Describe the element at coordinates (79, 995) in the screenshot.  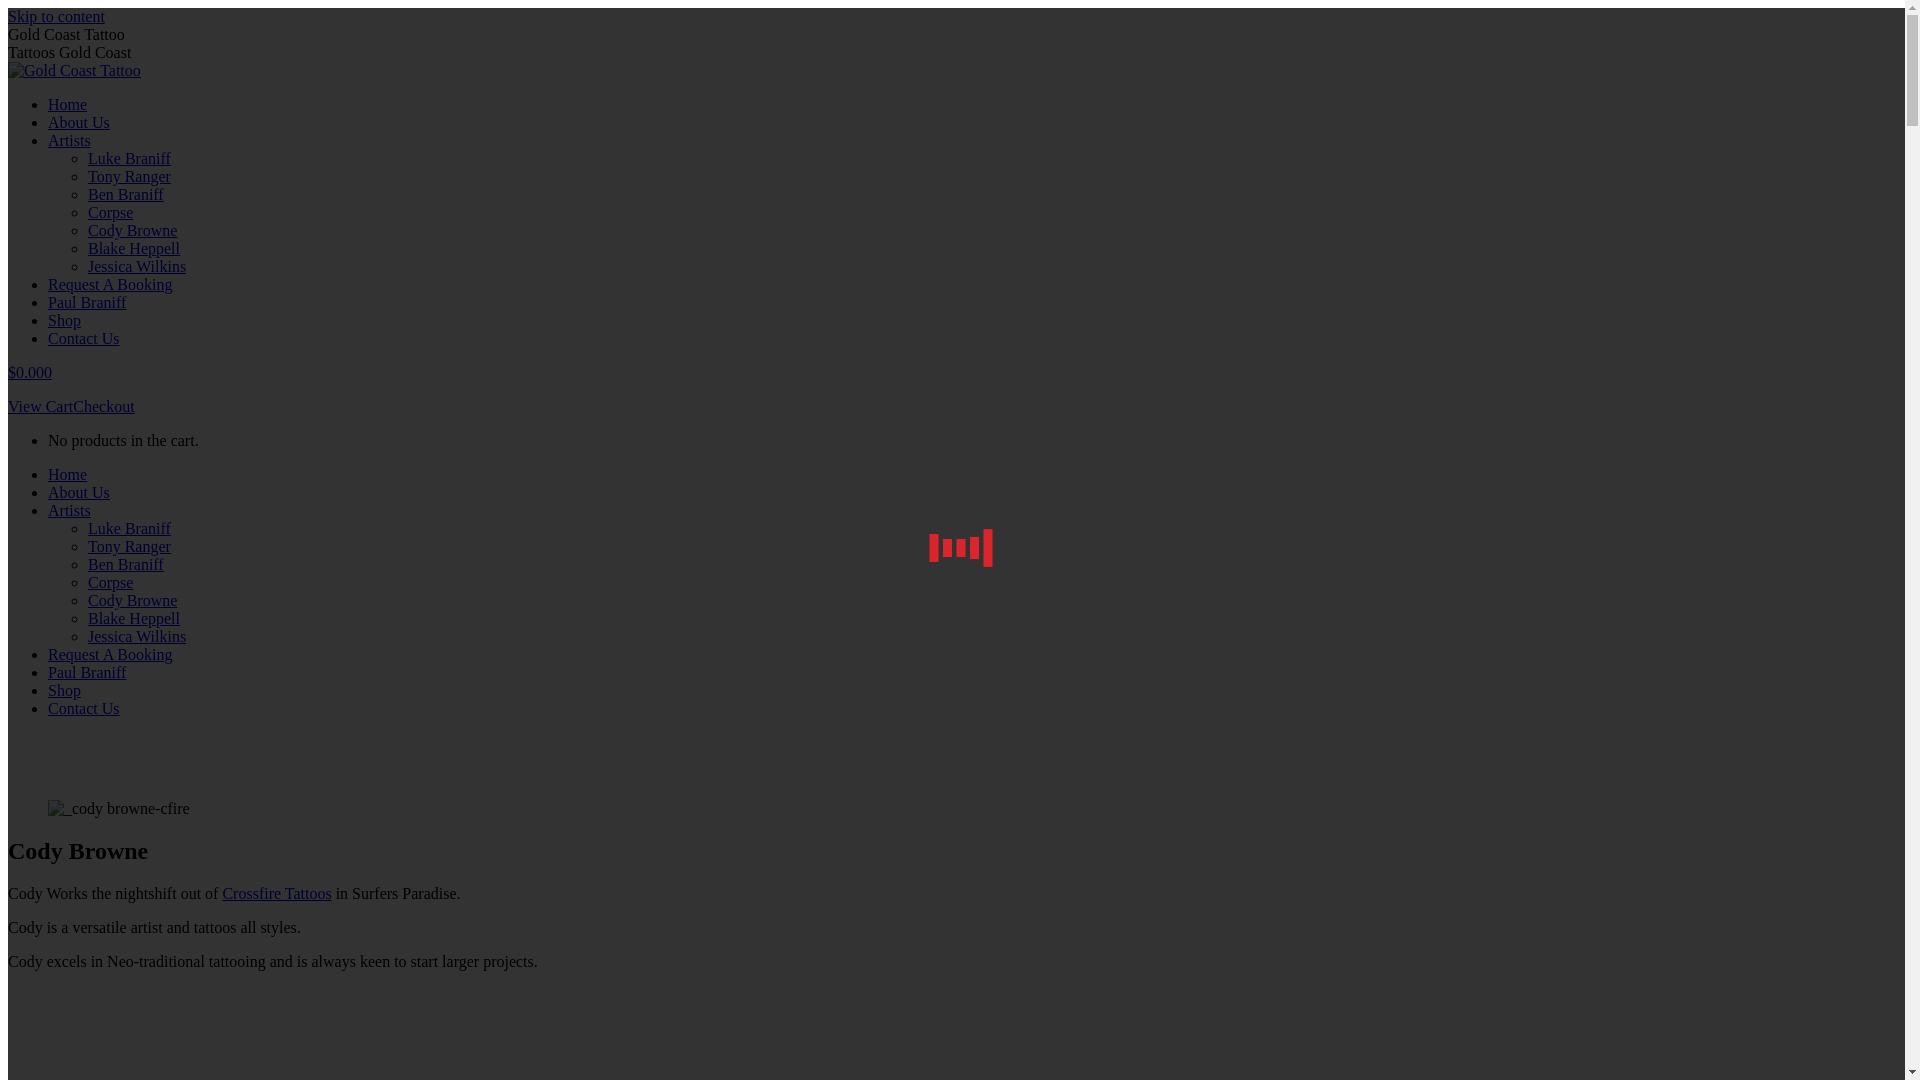
I see `'Follow on Instagram'` at that location.